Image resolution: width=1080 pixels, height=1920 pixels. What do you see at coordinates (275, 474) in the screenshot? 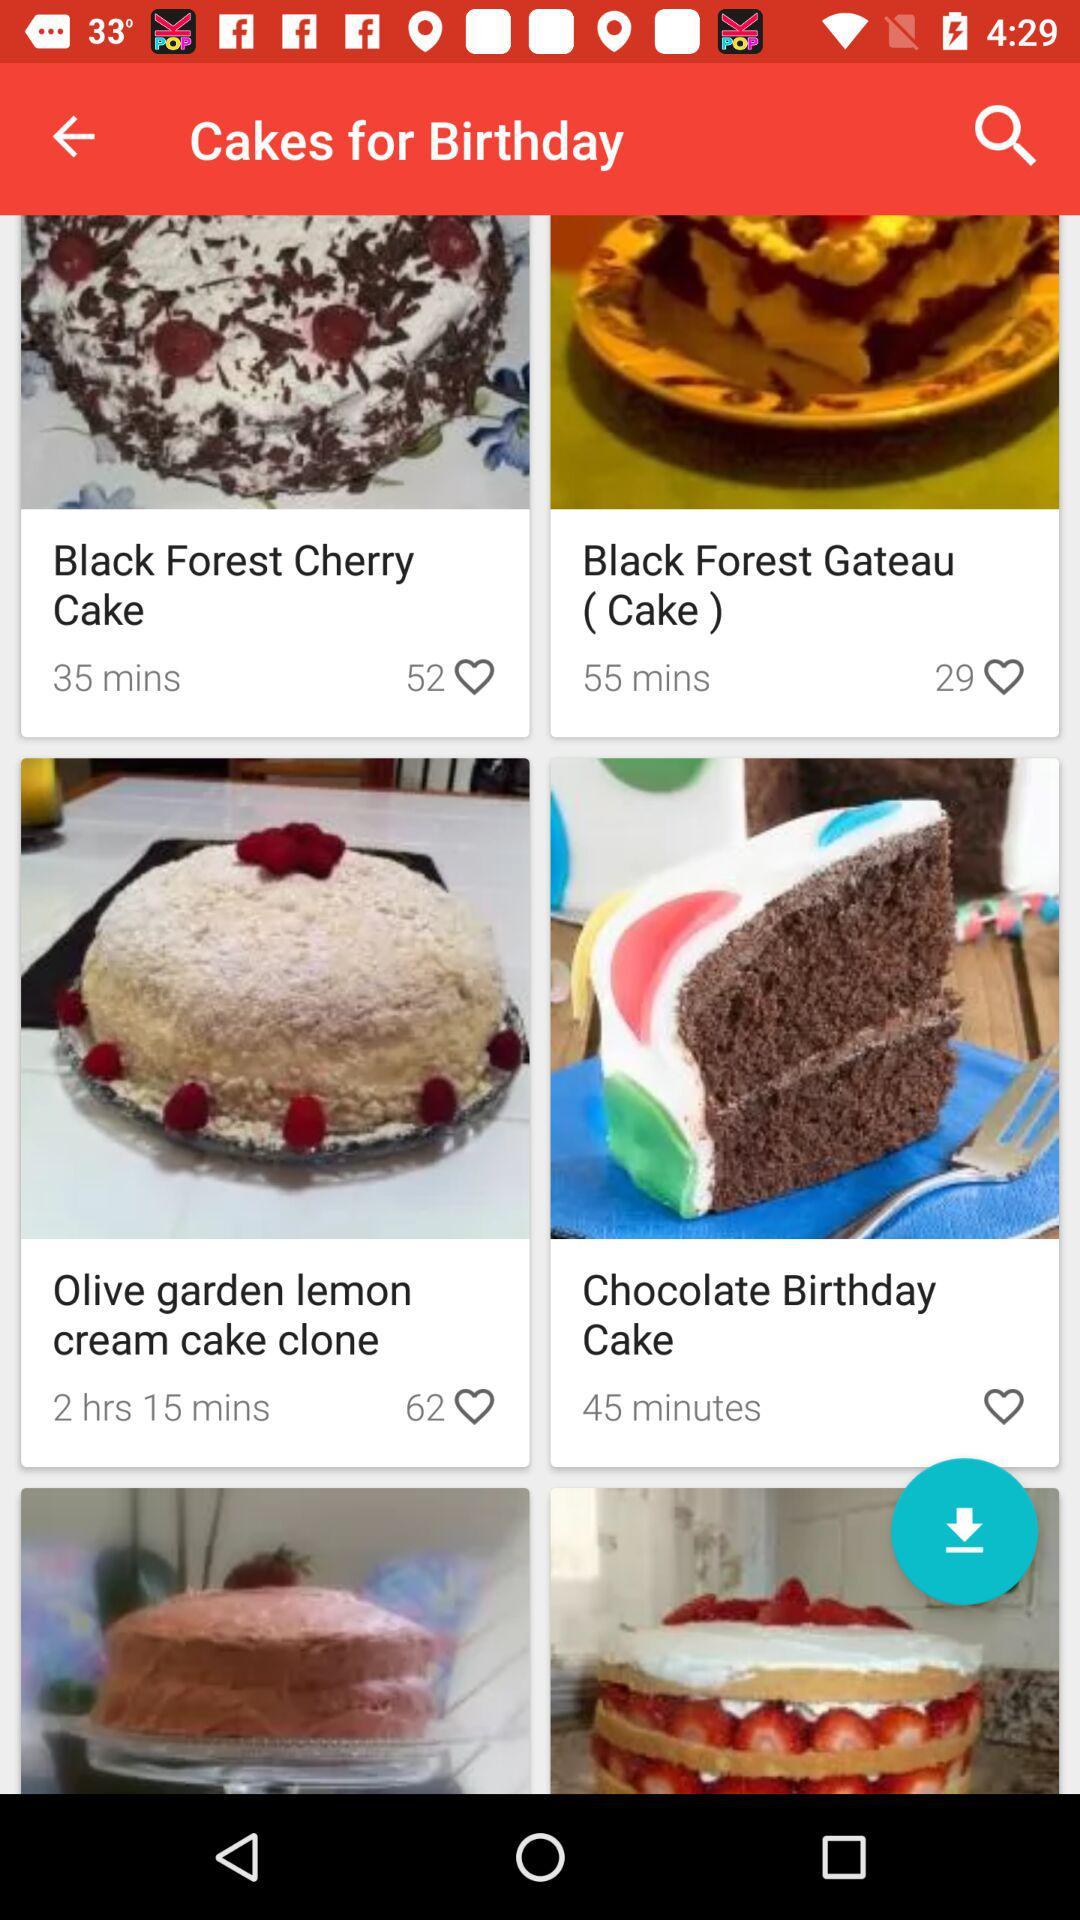
I see `the black forest cherry cake image option` at bounding box center [275, 474].